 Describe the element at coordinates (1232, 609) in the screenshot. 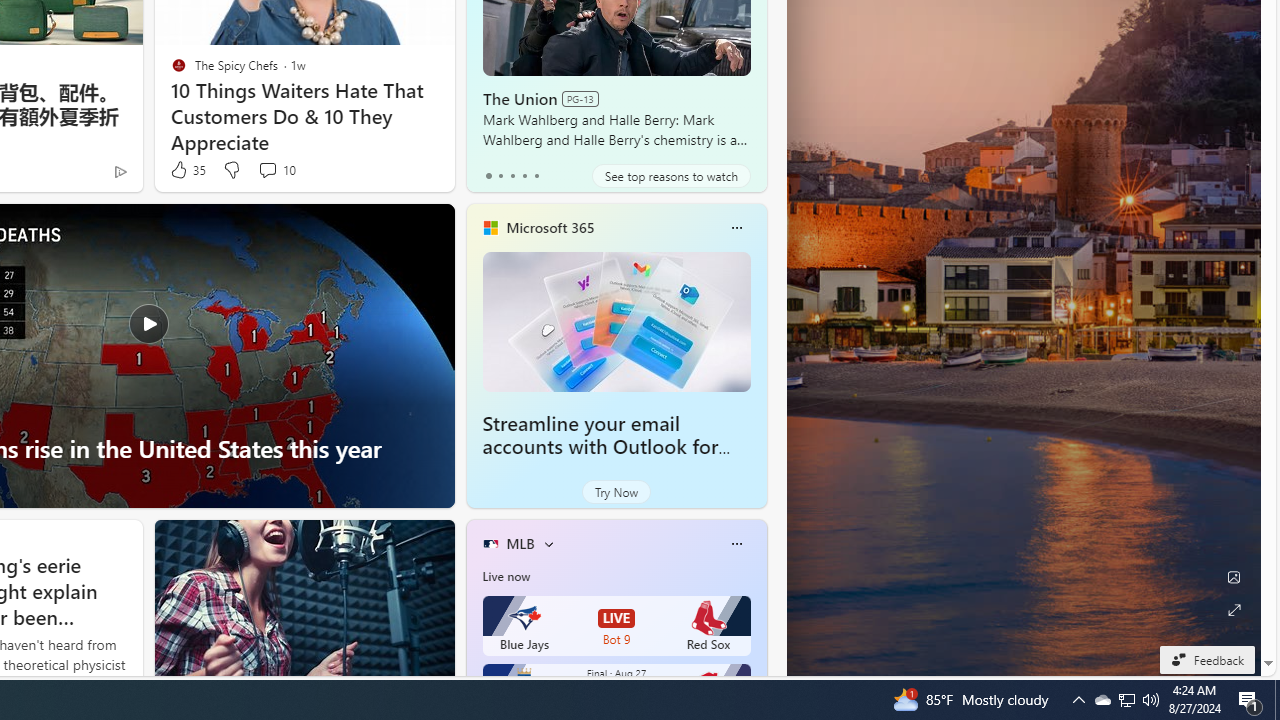

I see `'Expand background'` at that location.